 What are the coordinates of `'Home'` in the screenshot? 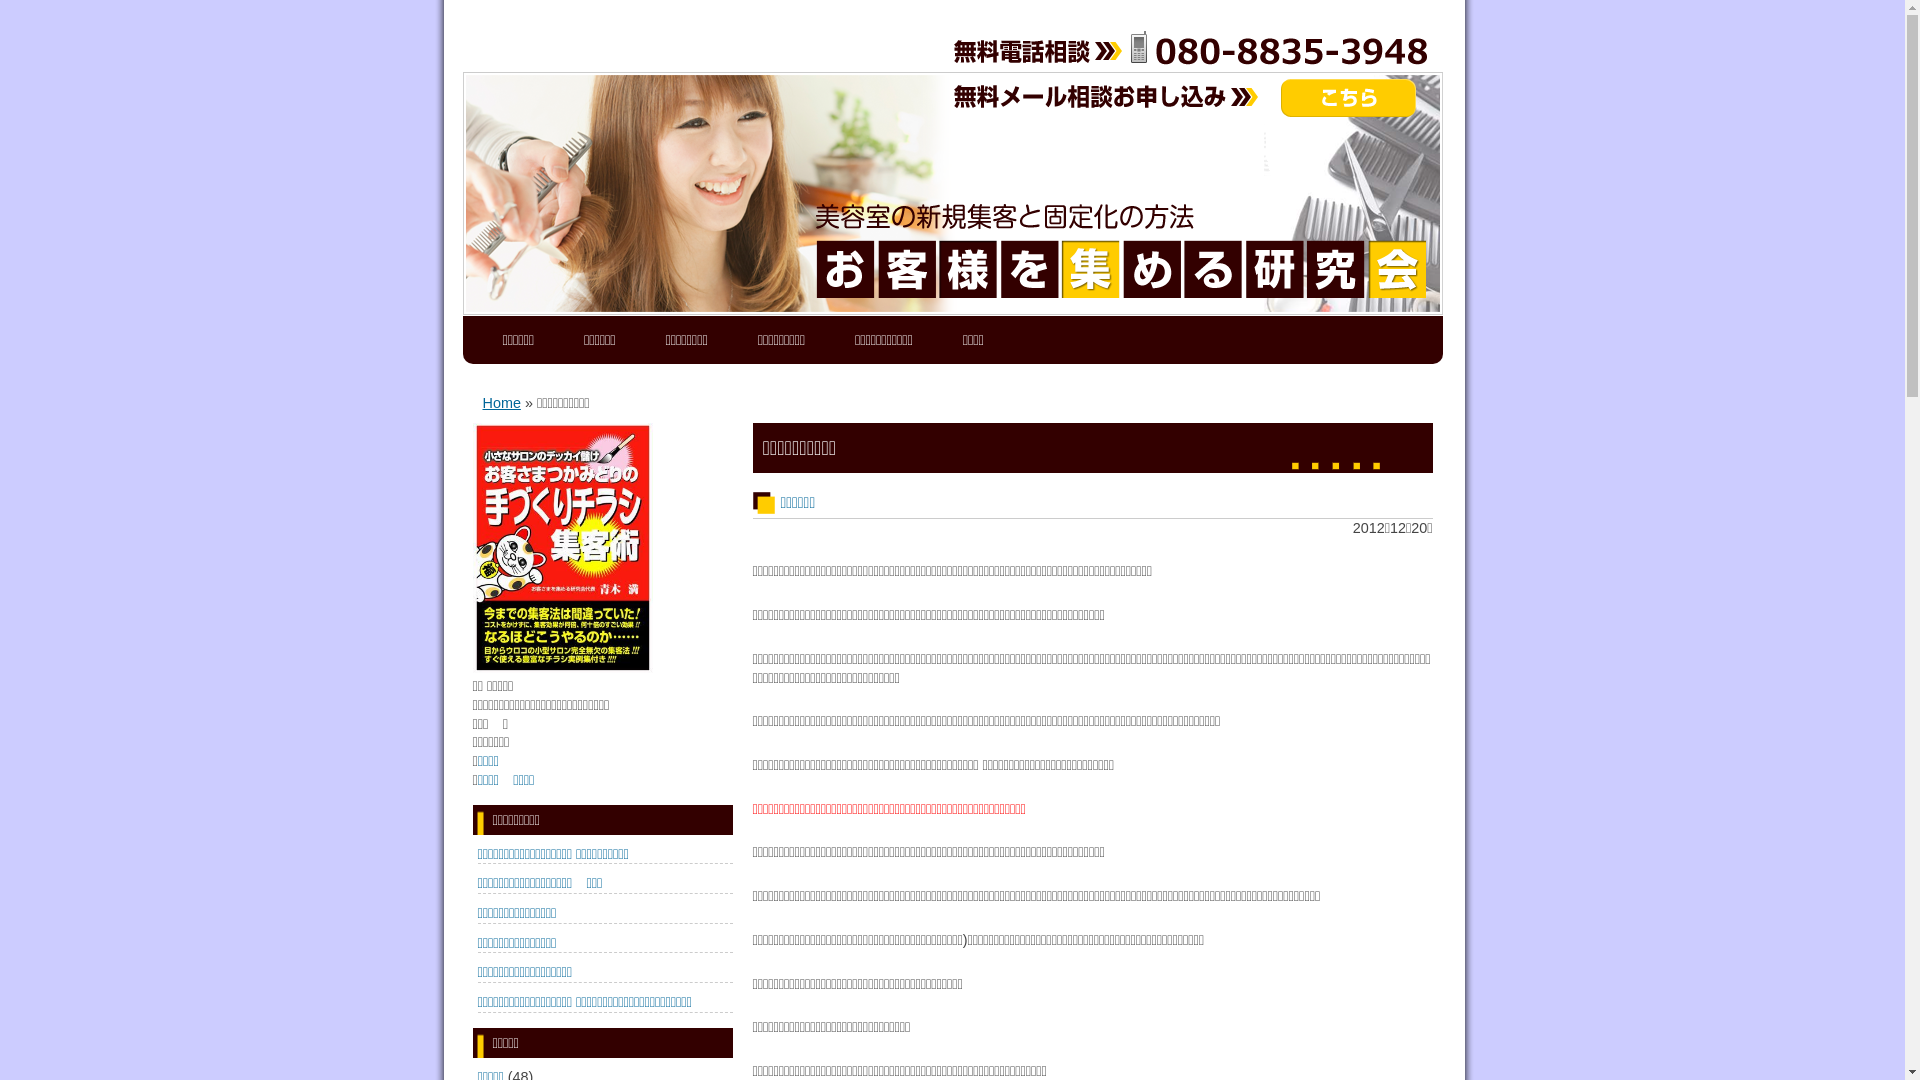 It's located at (500, 402).